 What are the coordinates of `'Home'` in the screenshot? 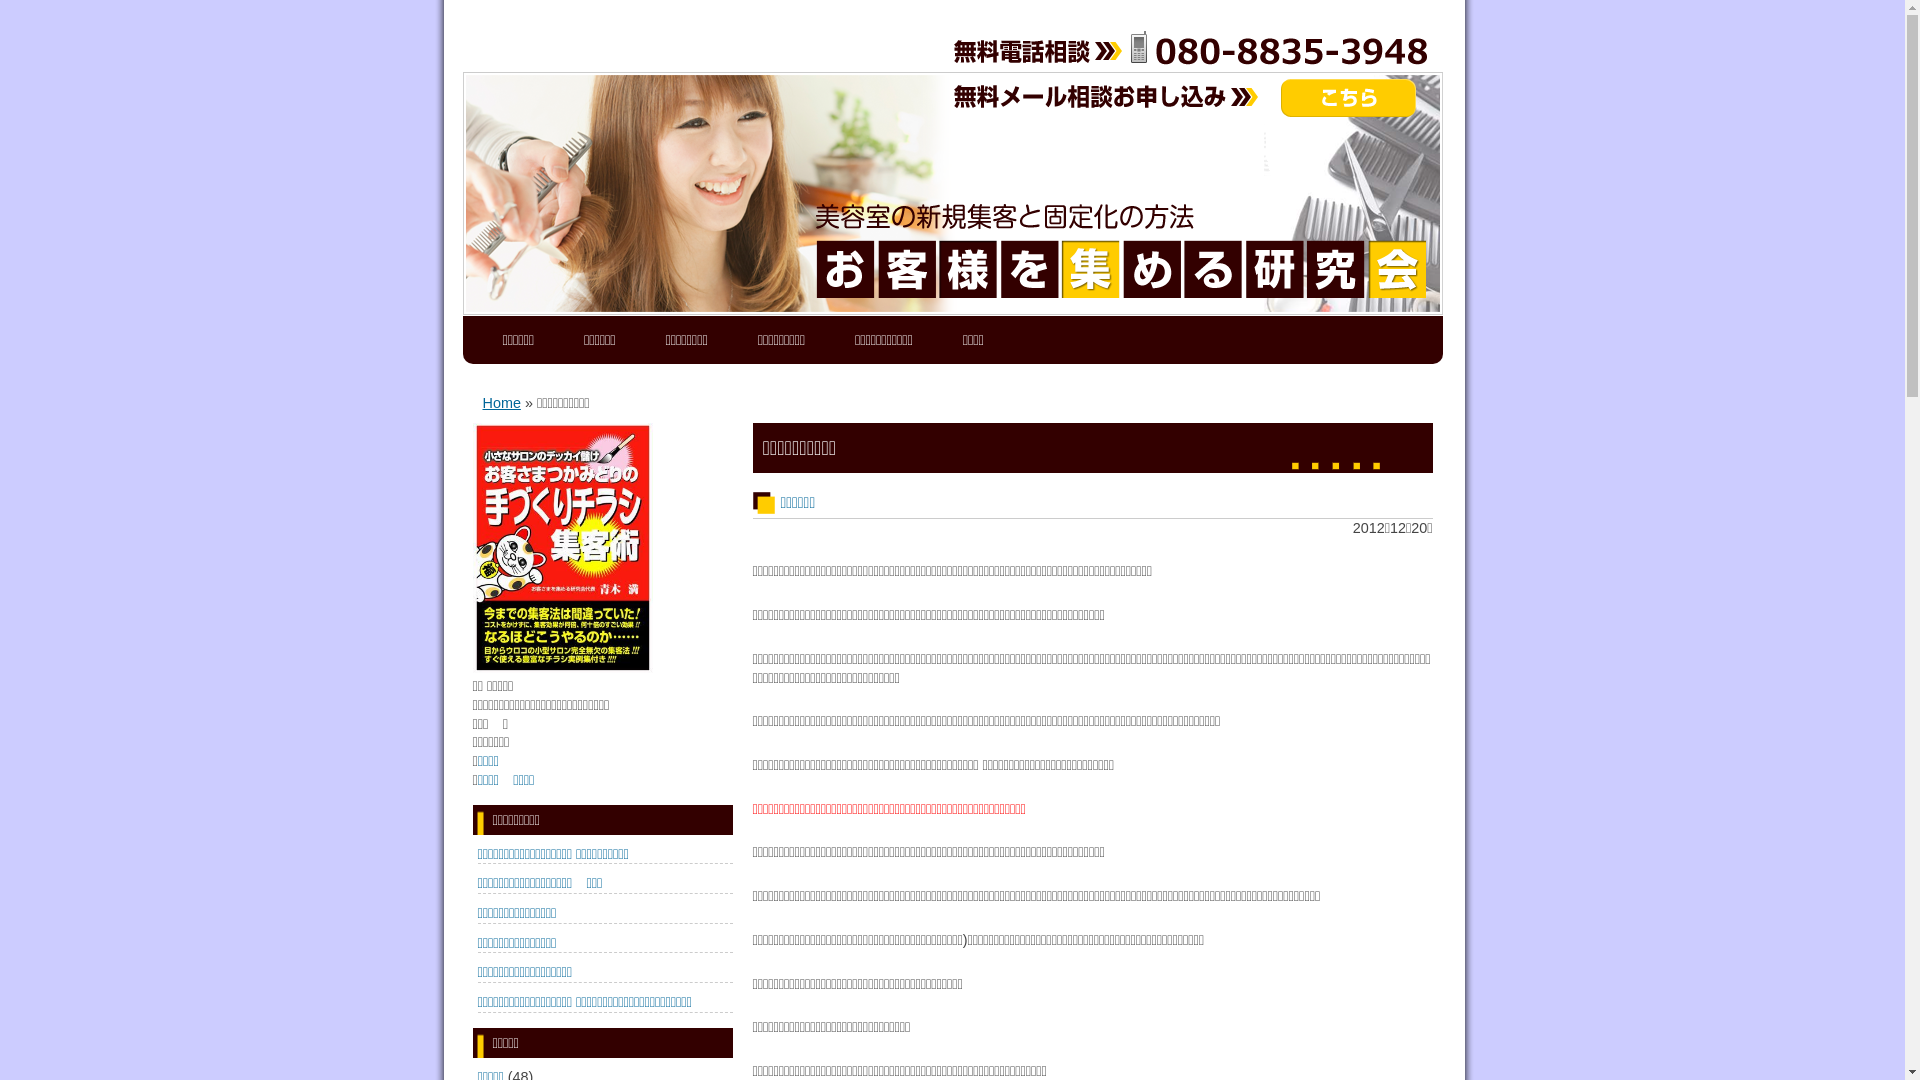 It's located at (500, 402).